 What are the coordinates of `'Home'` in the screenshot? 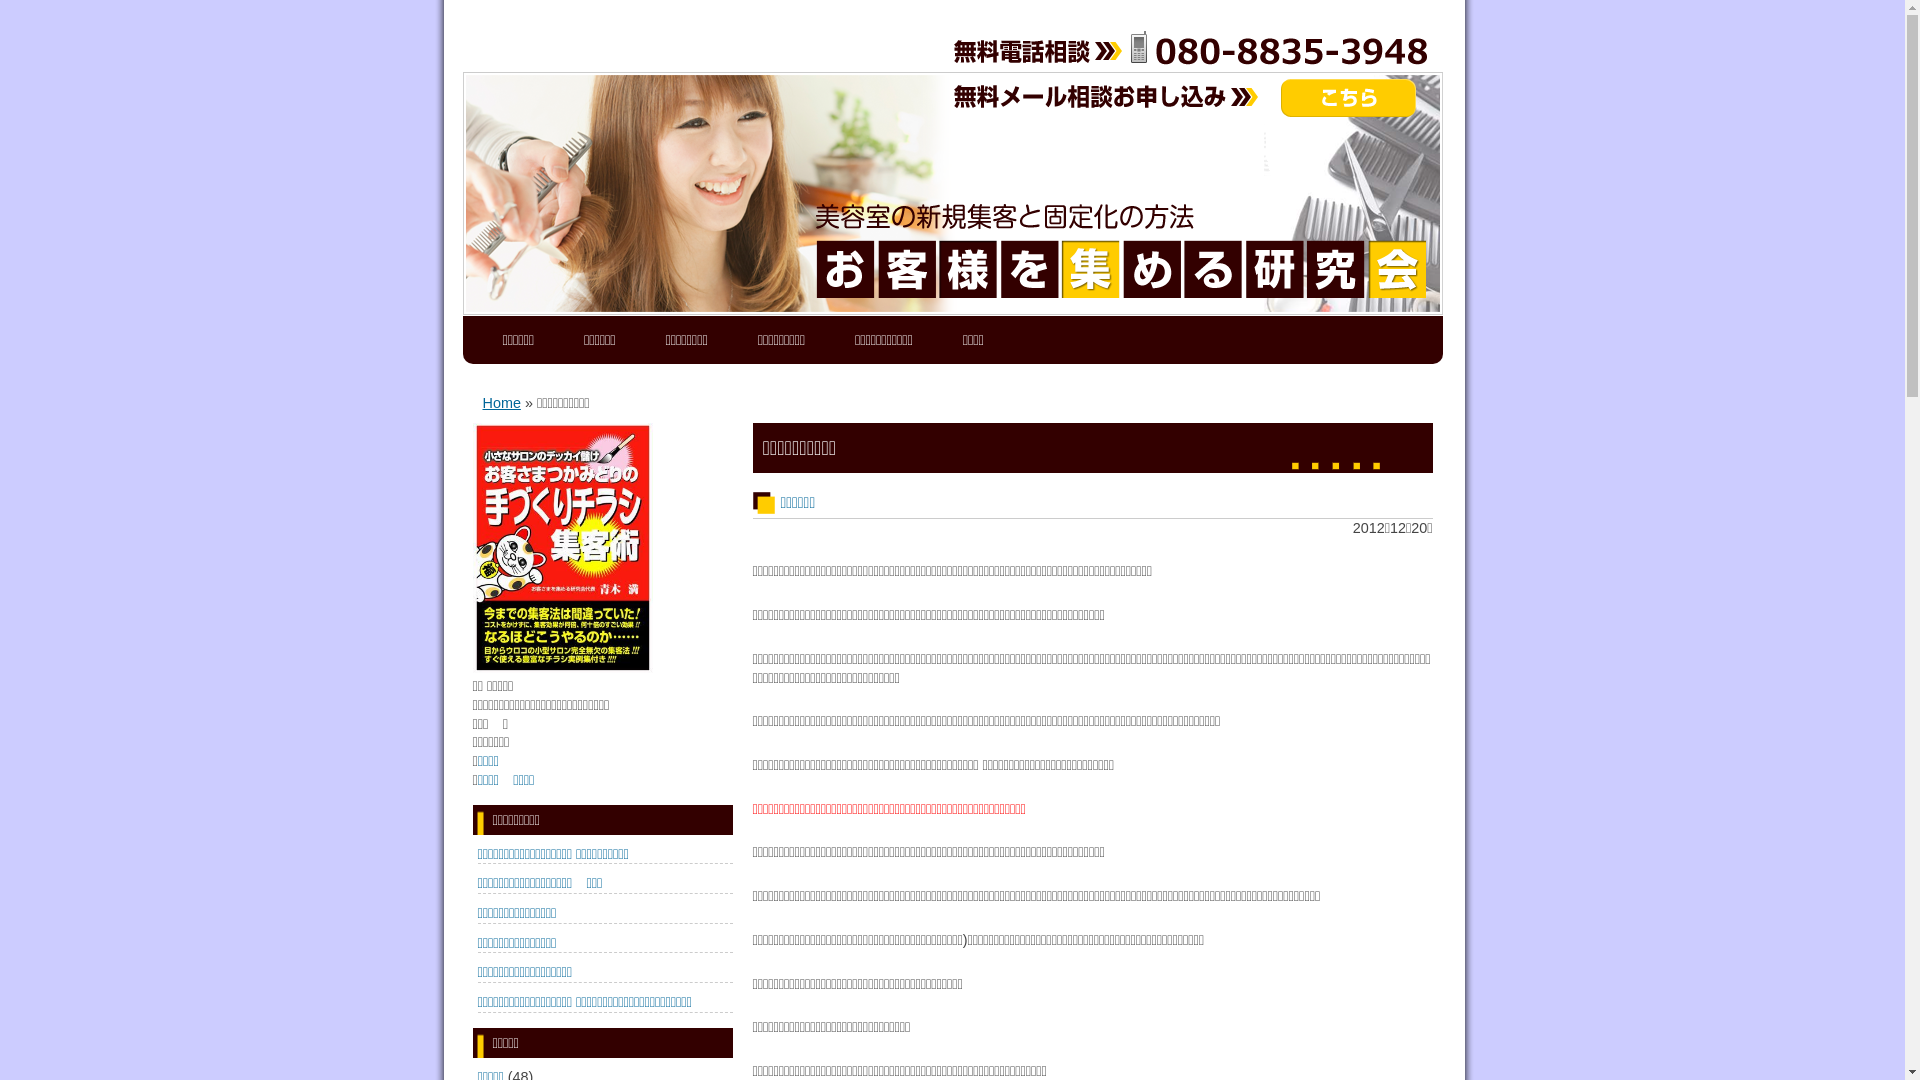 It's located at (500, 402).